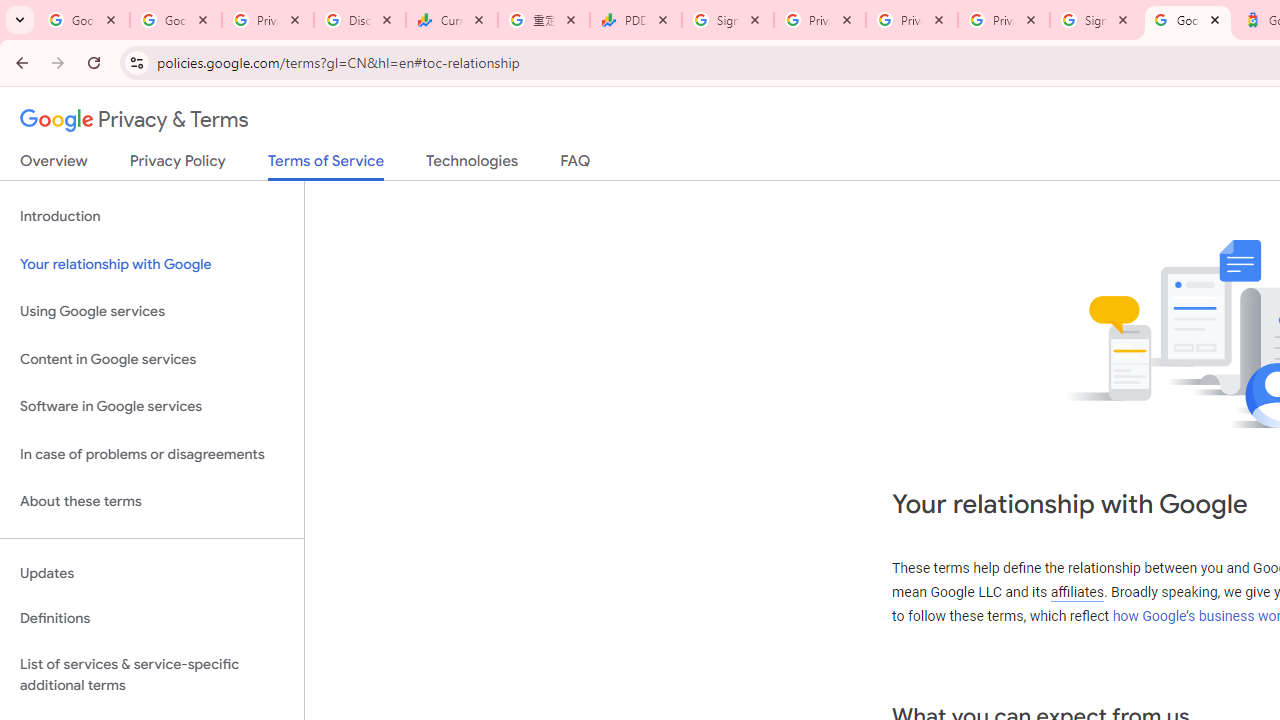 This screenshot has height=720, width=1280. I want to click on 'About these terms', so click(151, 501).